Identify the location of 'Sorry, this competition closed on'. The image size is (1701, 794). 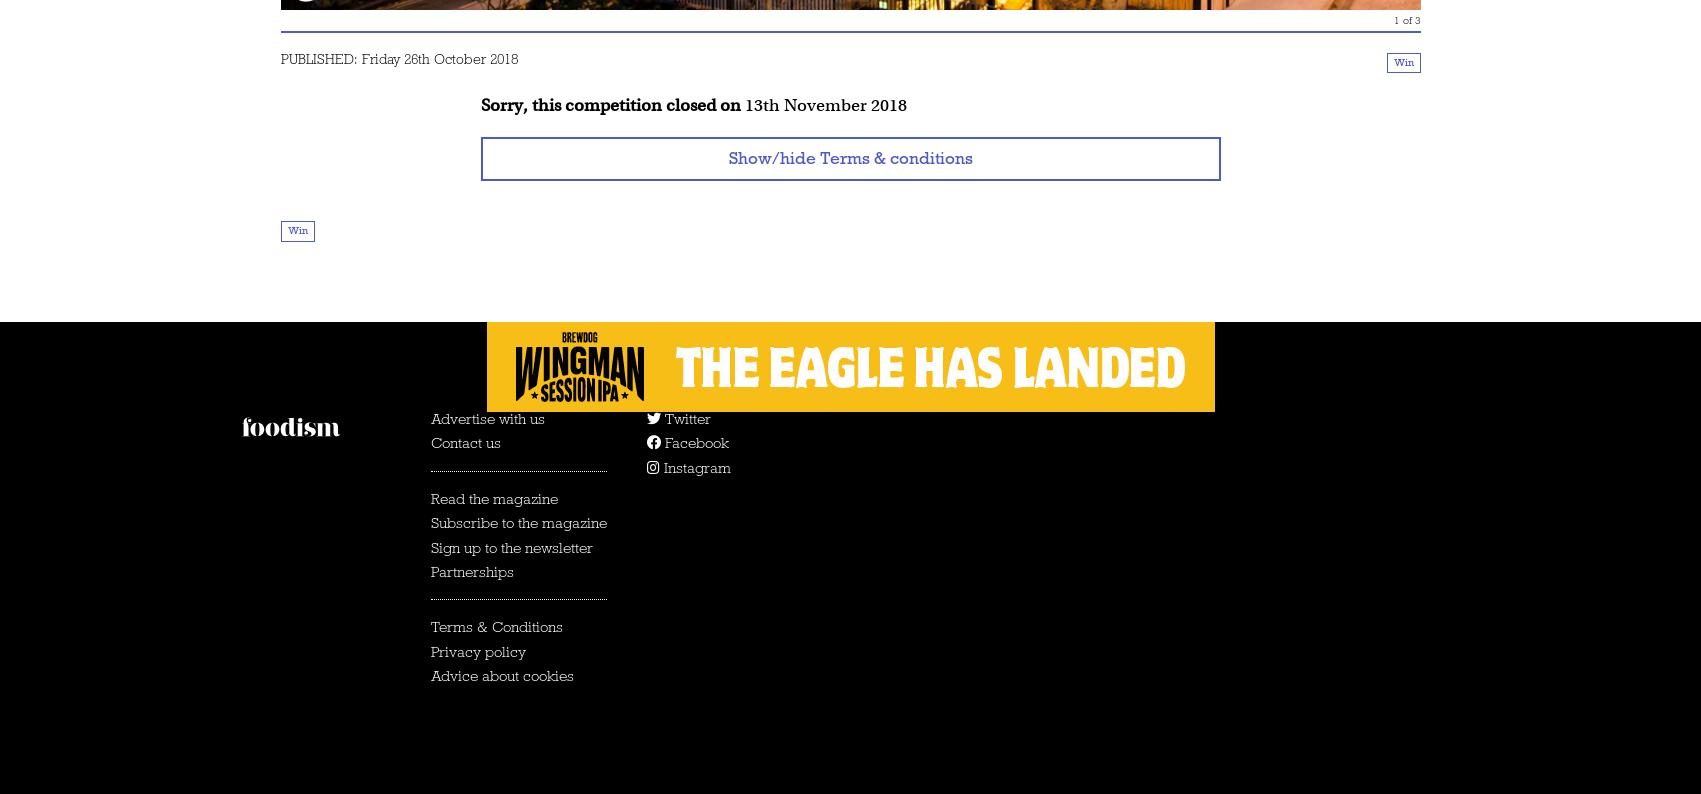
(611, 104).